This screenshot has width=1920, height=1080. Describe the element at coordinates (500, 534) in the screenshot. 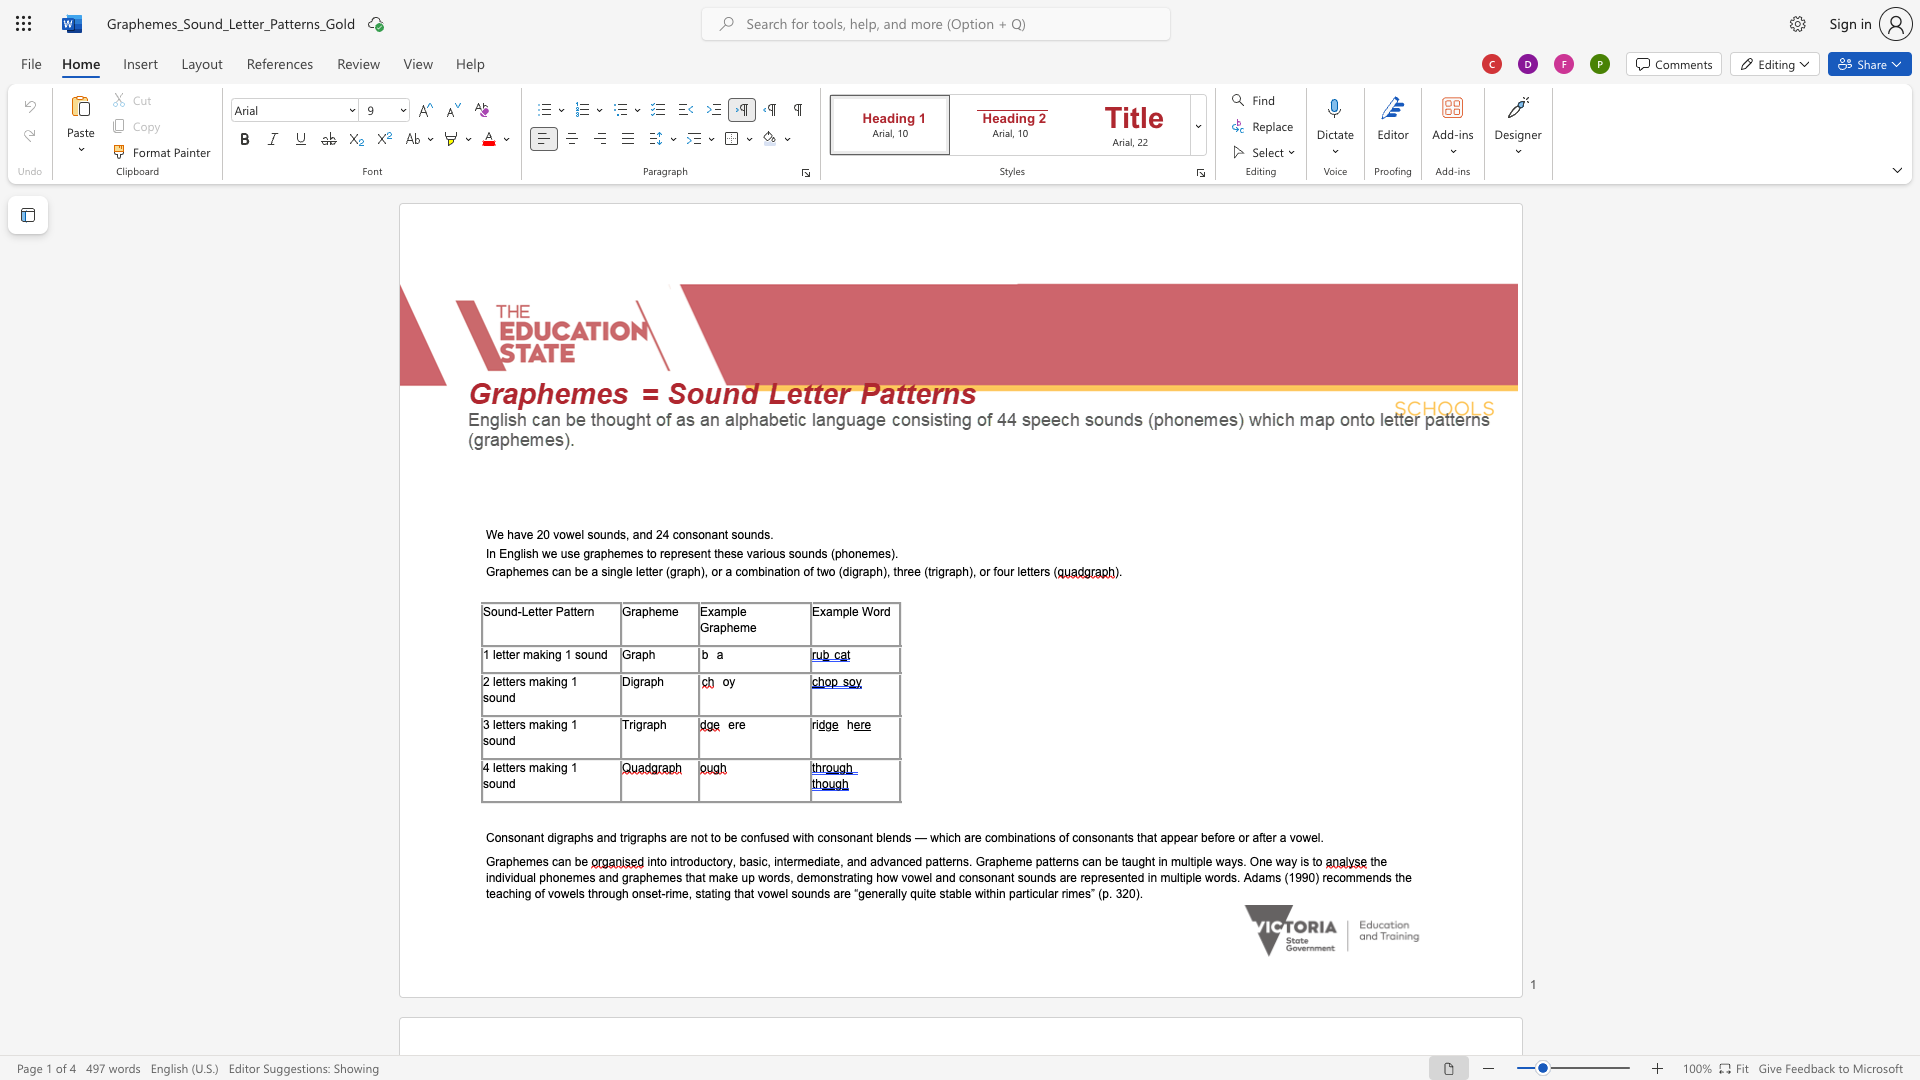

I see `the 1th character "e" in the text` at that location.